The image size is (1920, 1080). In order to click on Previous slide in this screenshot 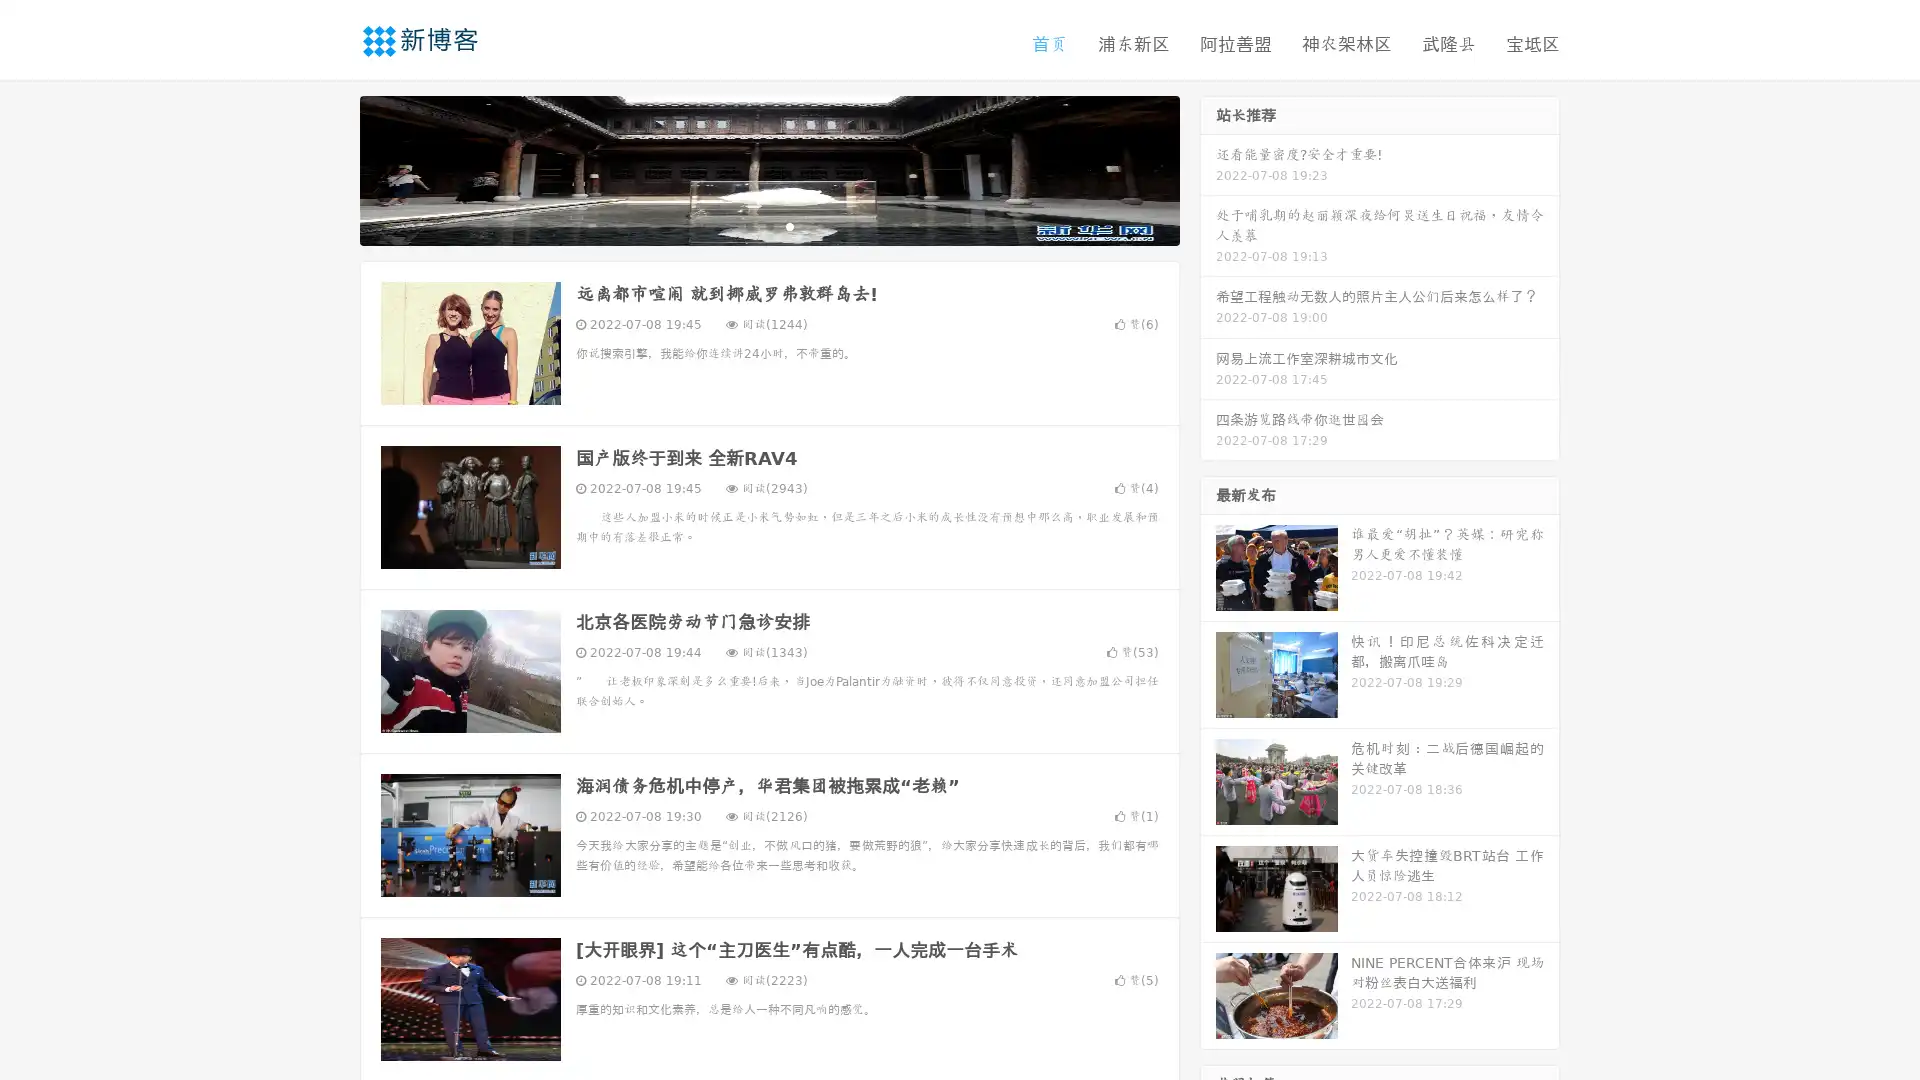, I will do `click(330, 168)`.